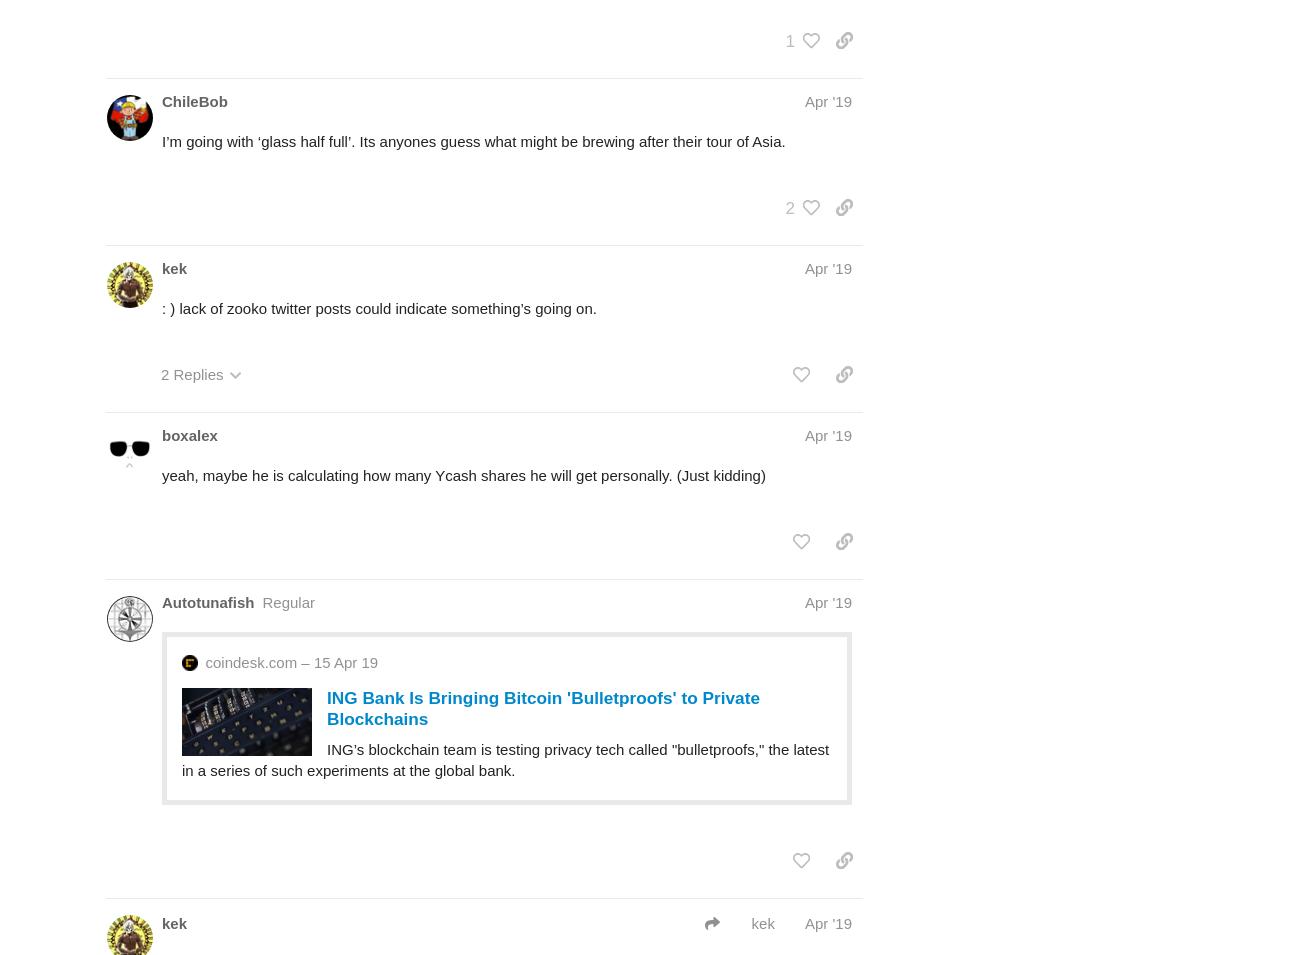 This screenshot has width=1300, height=955. Describe the element at coordinates (288, 602) in the screenshot. I see `'Regular'` at that location.